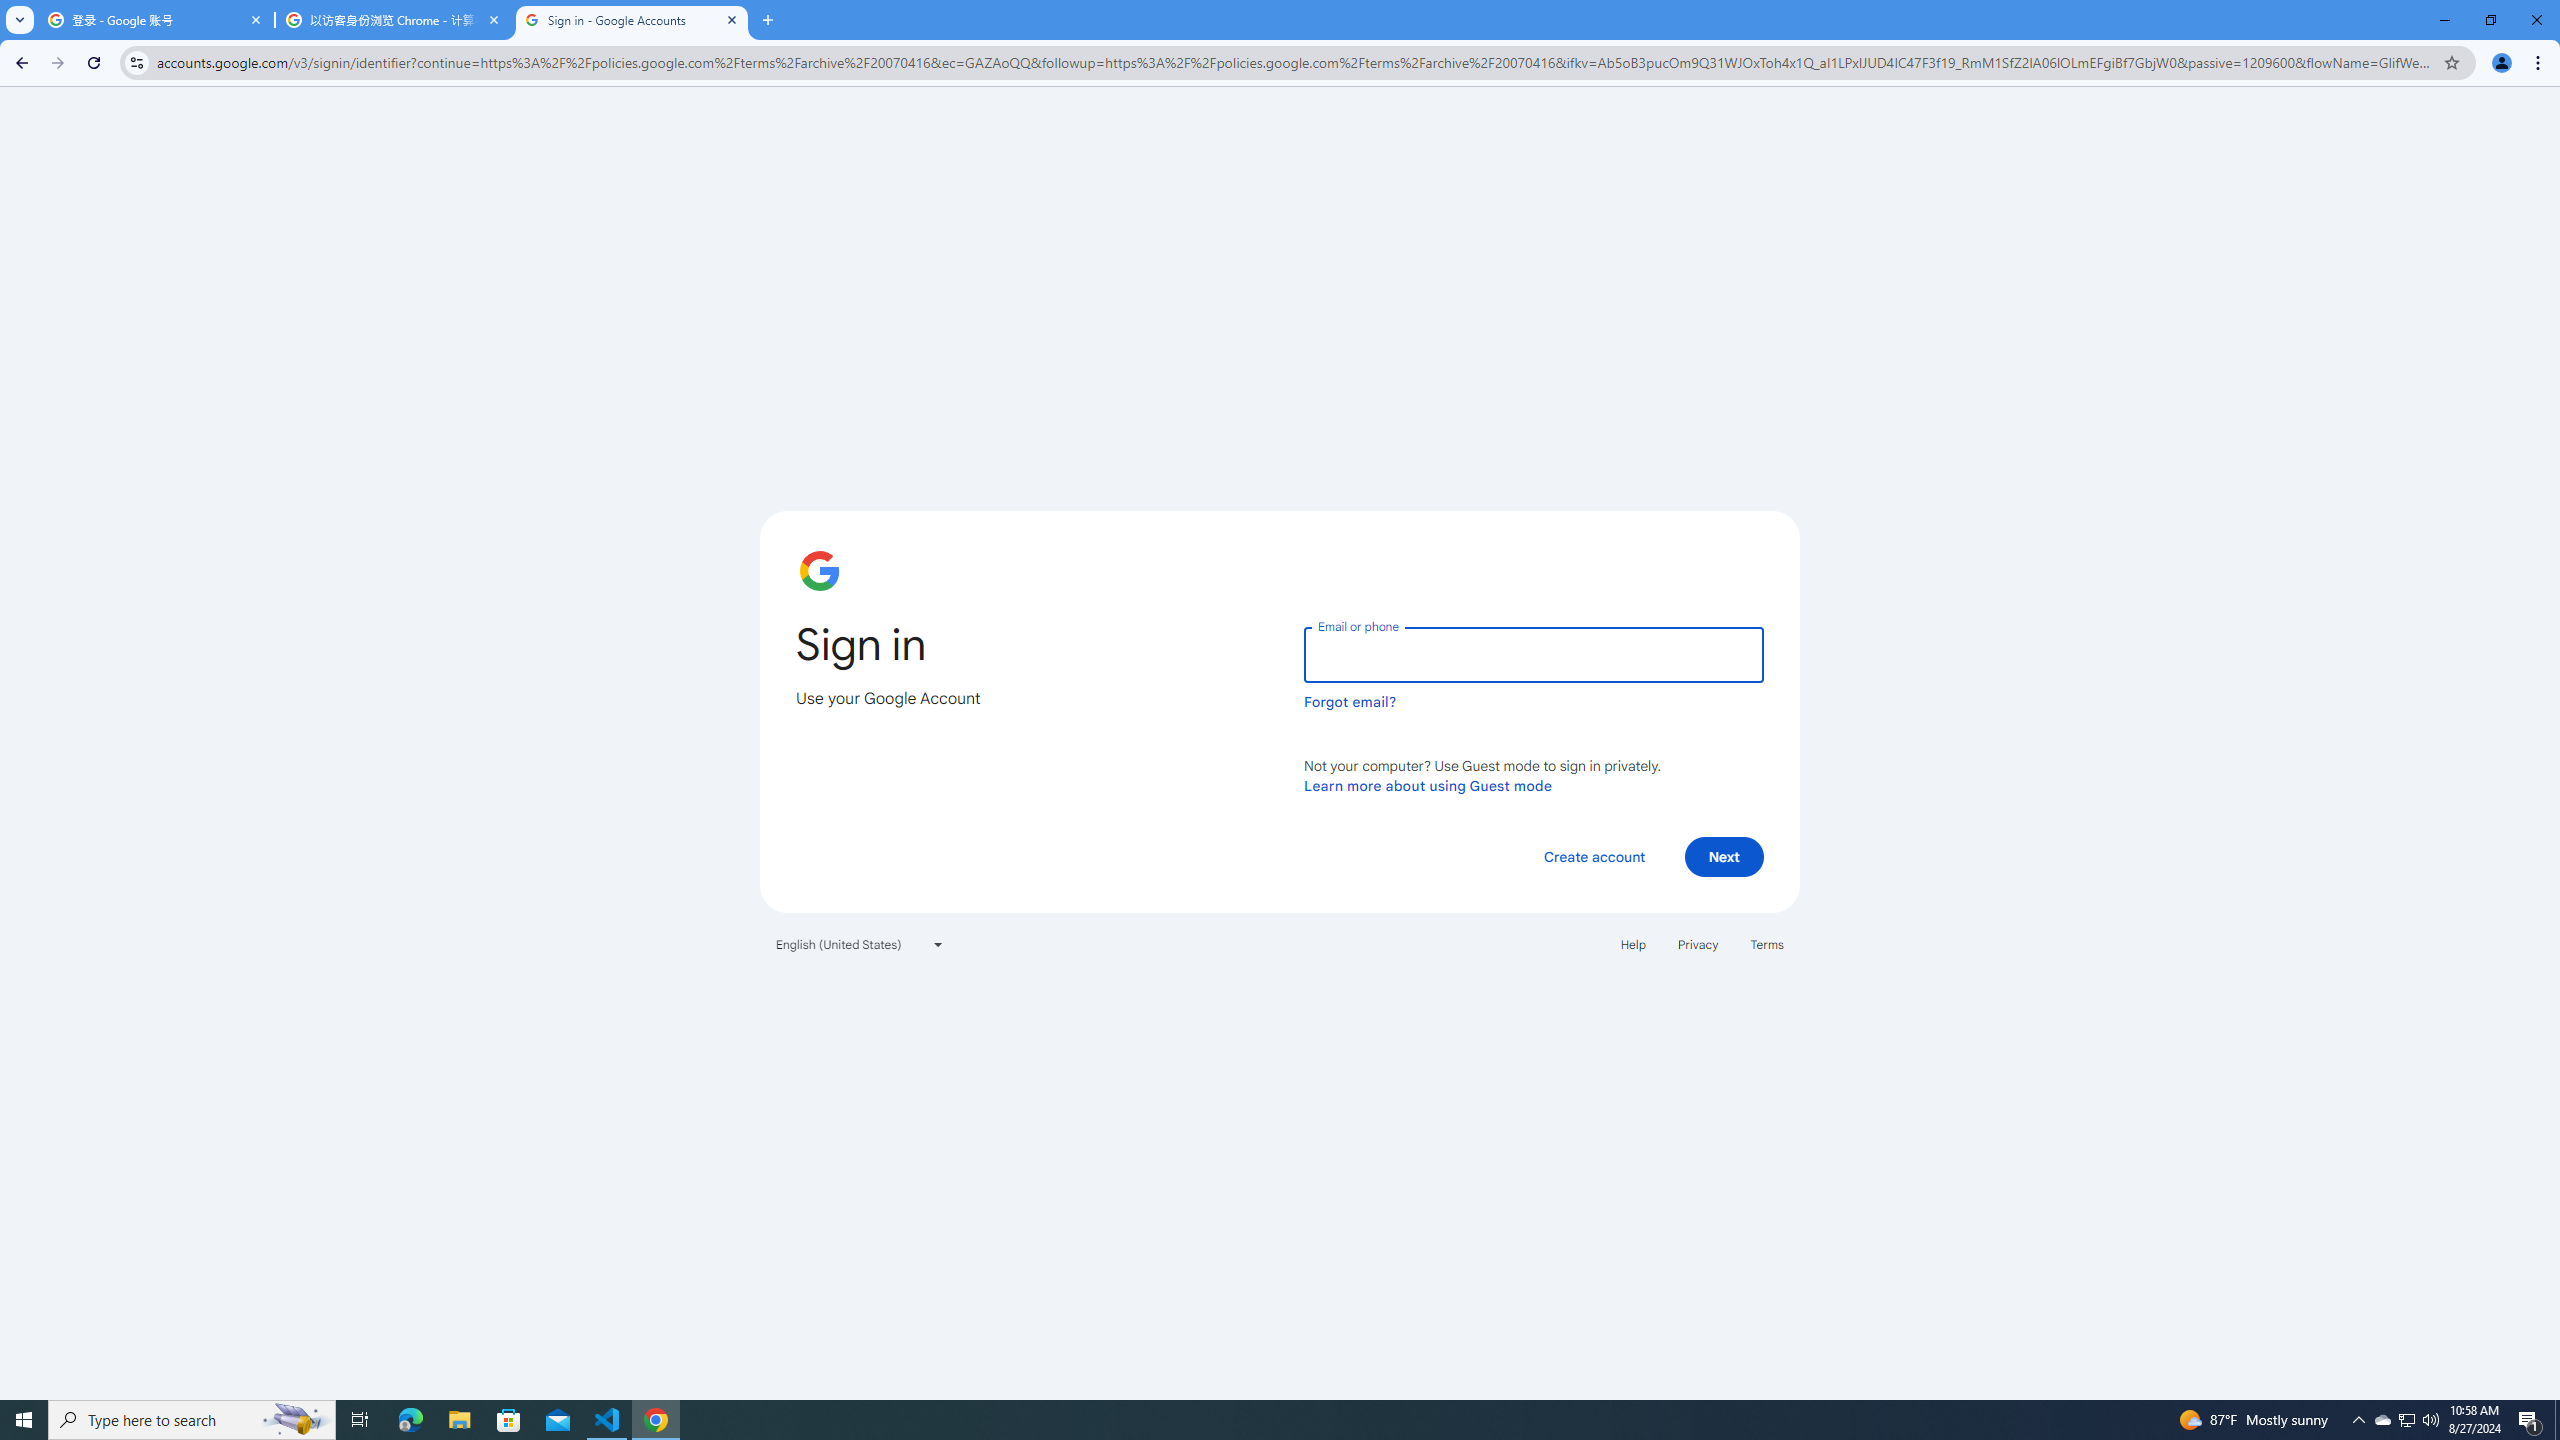 The width and height of the screenshot is (2560, 1440). Describe the element at coordinates (1427, 785) in the screenshot. I see `'Learn more about using Guest mode'` at that location.